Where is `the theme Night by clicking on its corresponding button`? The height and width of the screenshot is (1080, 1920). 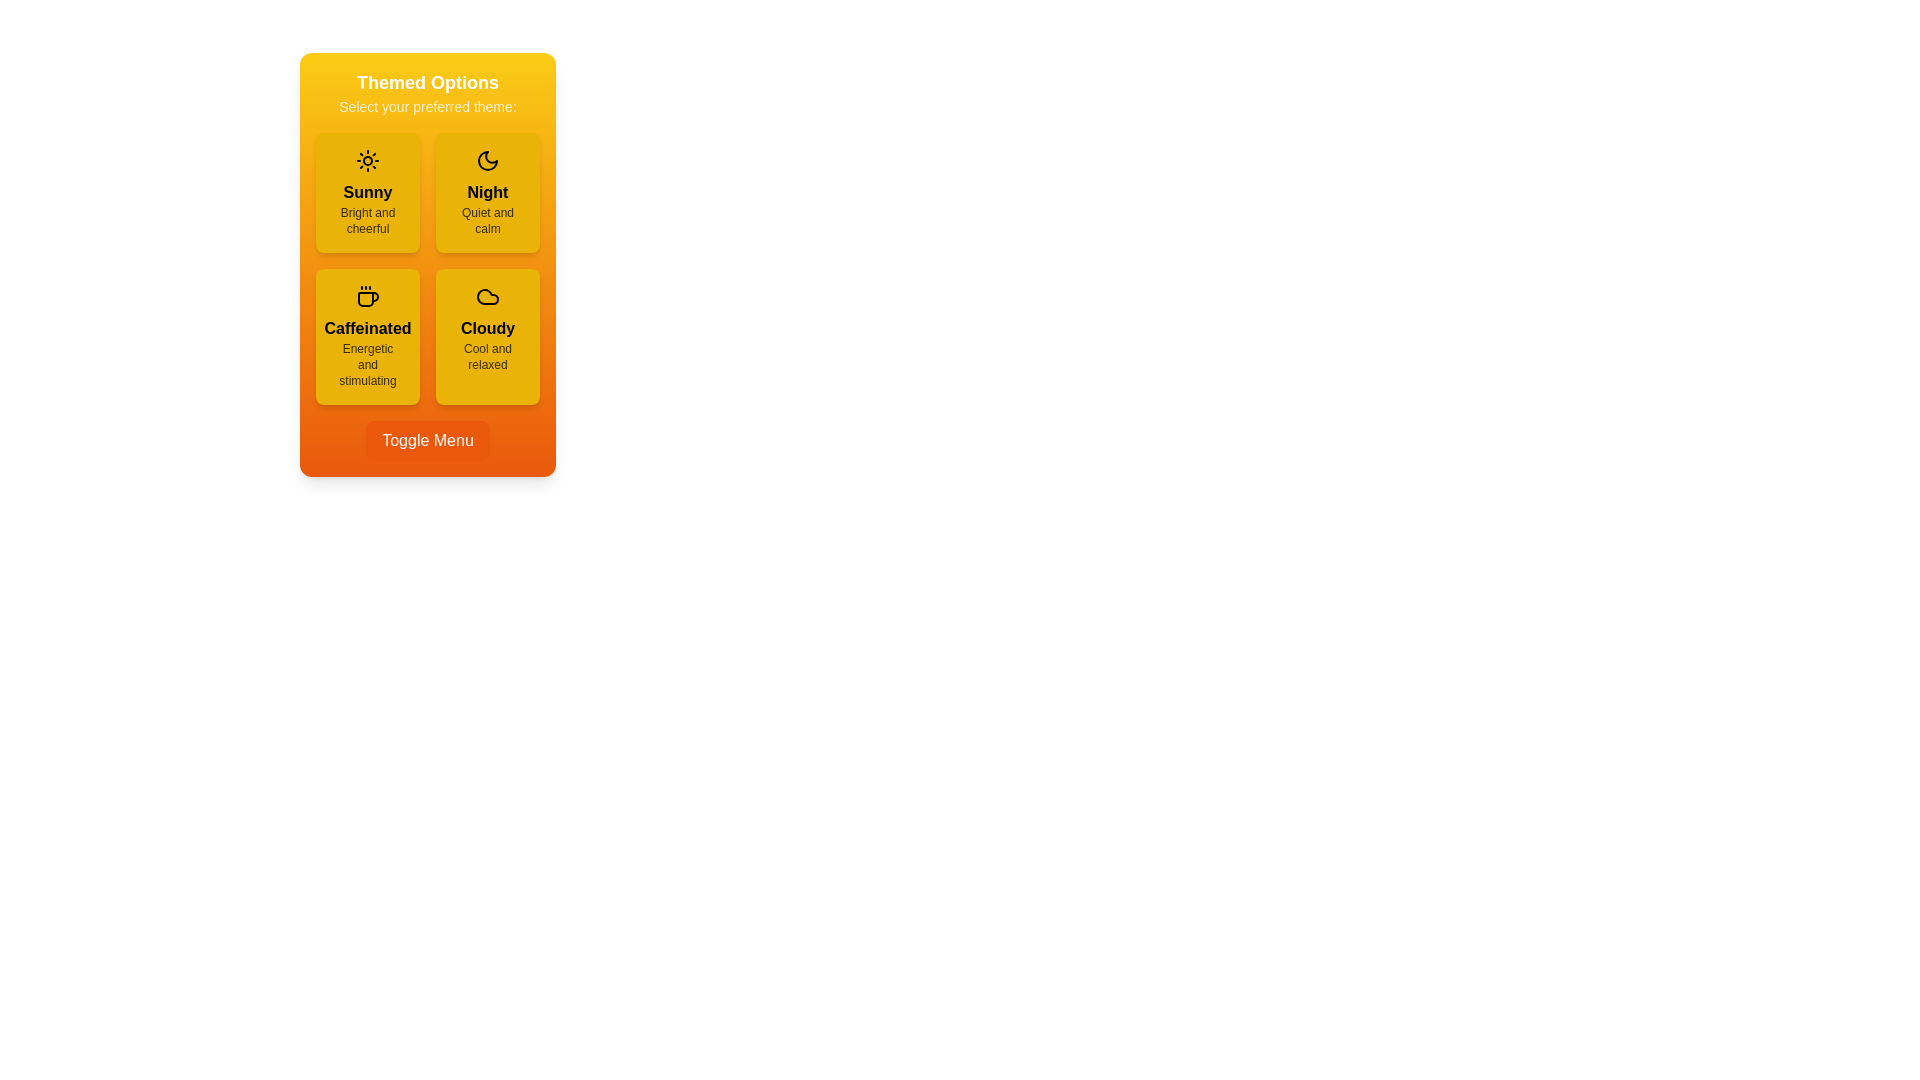 the theme Night by clicking on its corresponding button is located at coordinates (488, 192).